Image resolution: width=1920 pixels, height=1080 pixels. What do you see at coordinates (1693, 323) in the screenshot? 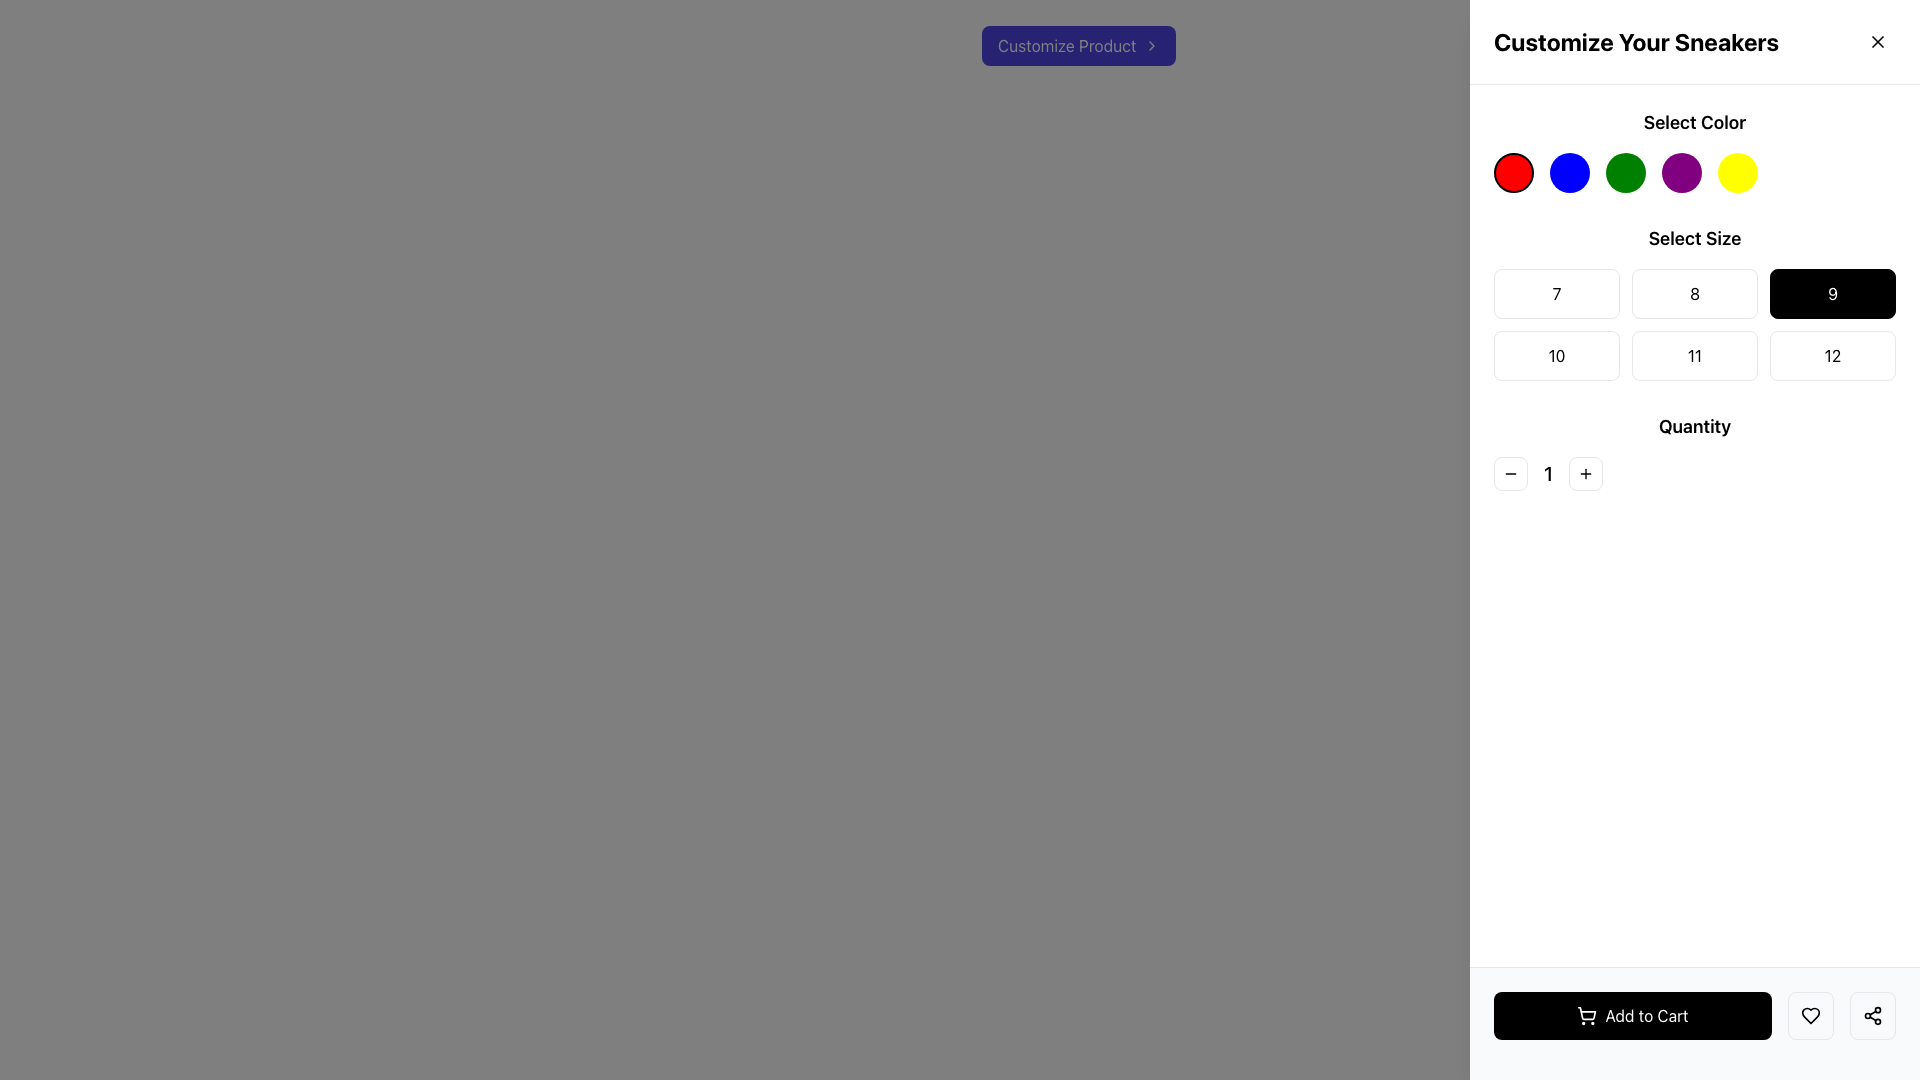
I see `the grid of selectable buttons labeled with numbers 7 through 12` at bounding box center [1693, 323].